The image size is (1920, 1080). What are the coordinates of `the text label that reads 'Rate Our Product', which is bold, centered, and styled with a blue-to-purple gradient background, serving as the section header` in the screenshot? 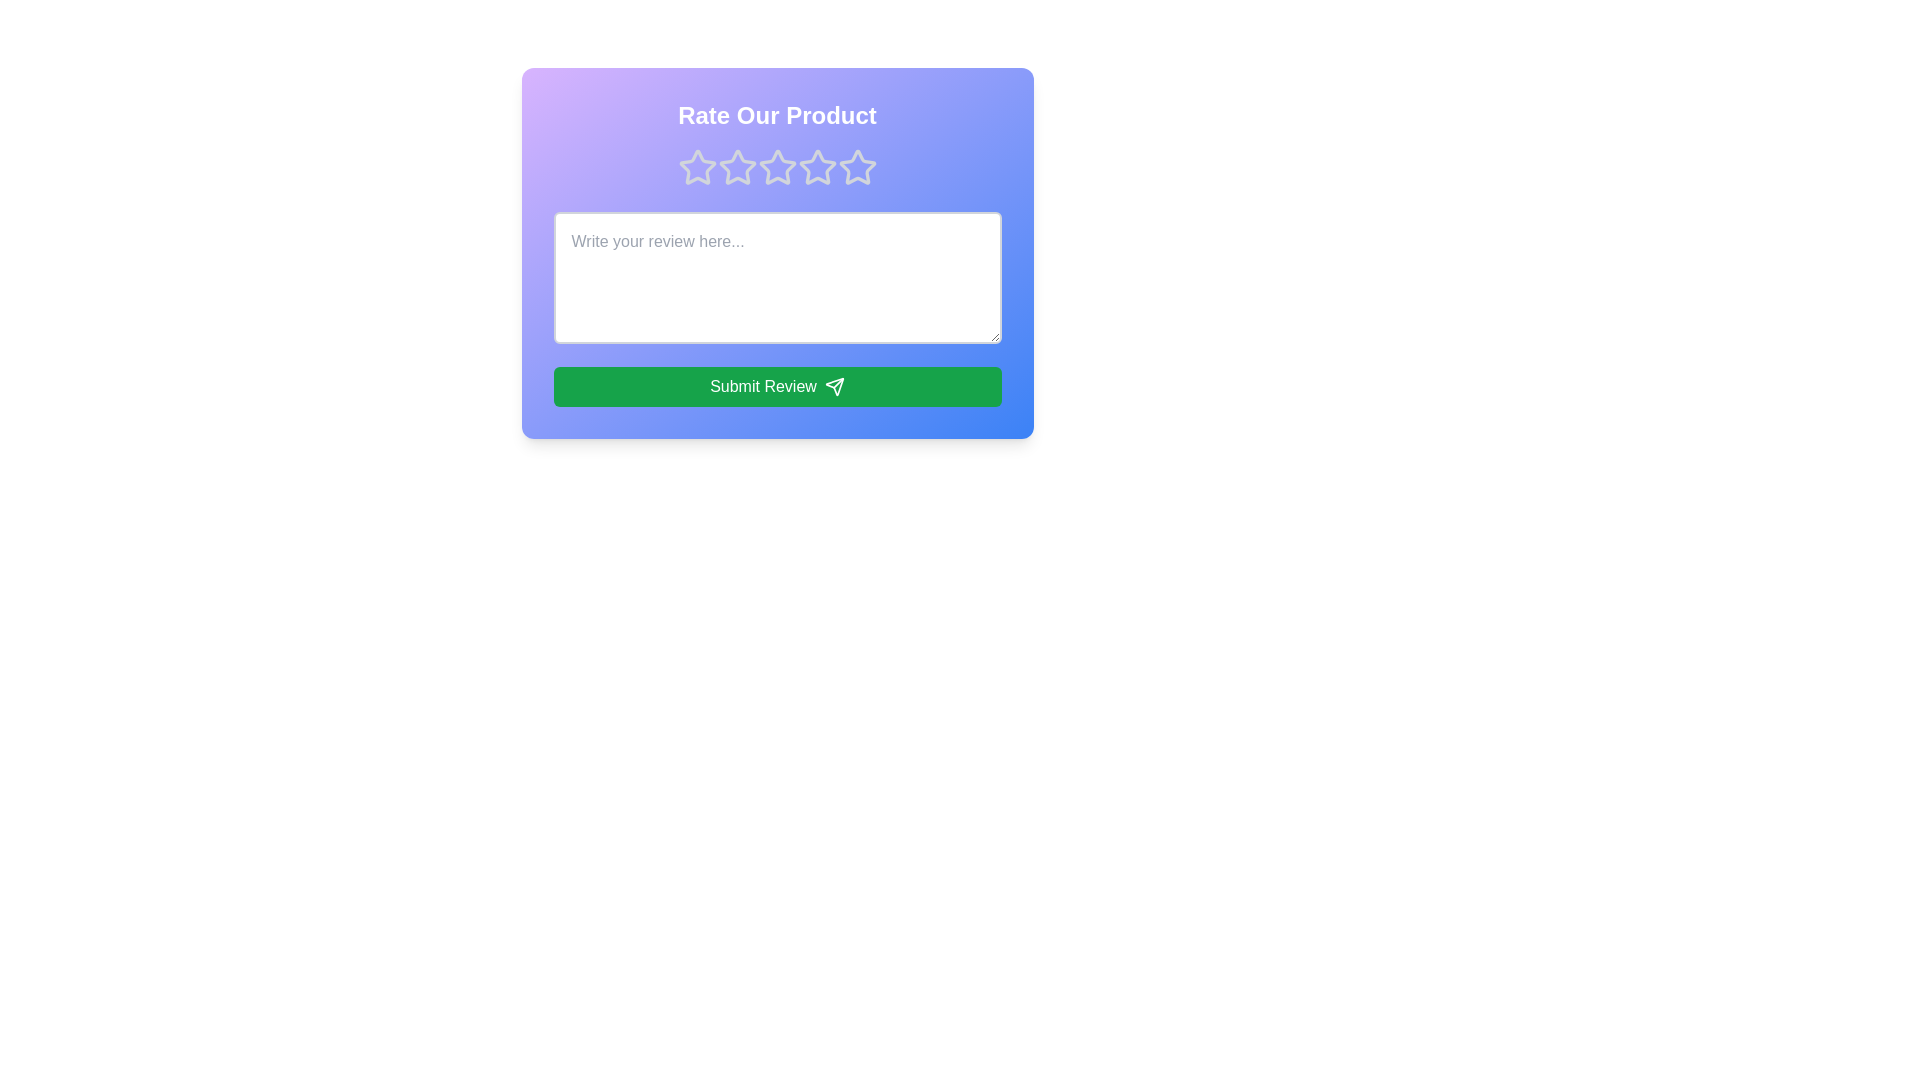 It's located at (776, 115).